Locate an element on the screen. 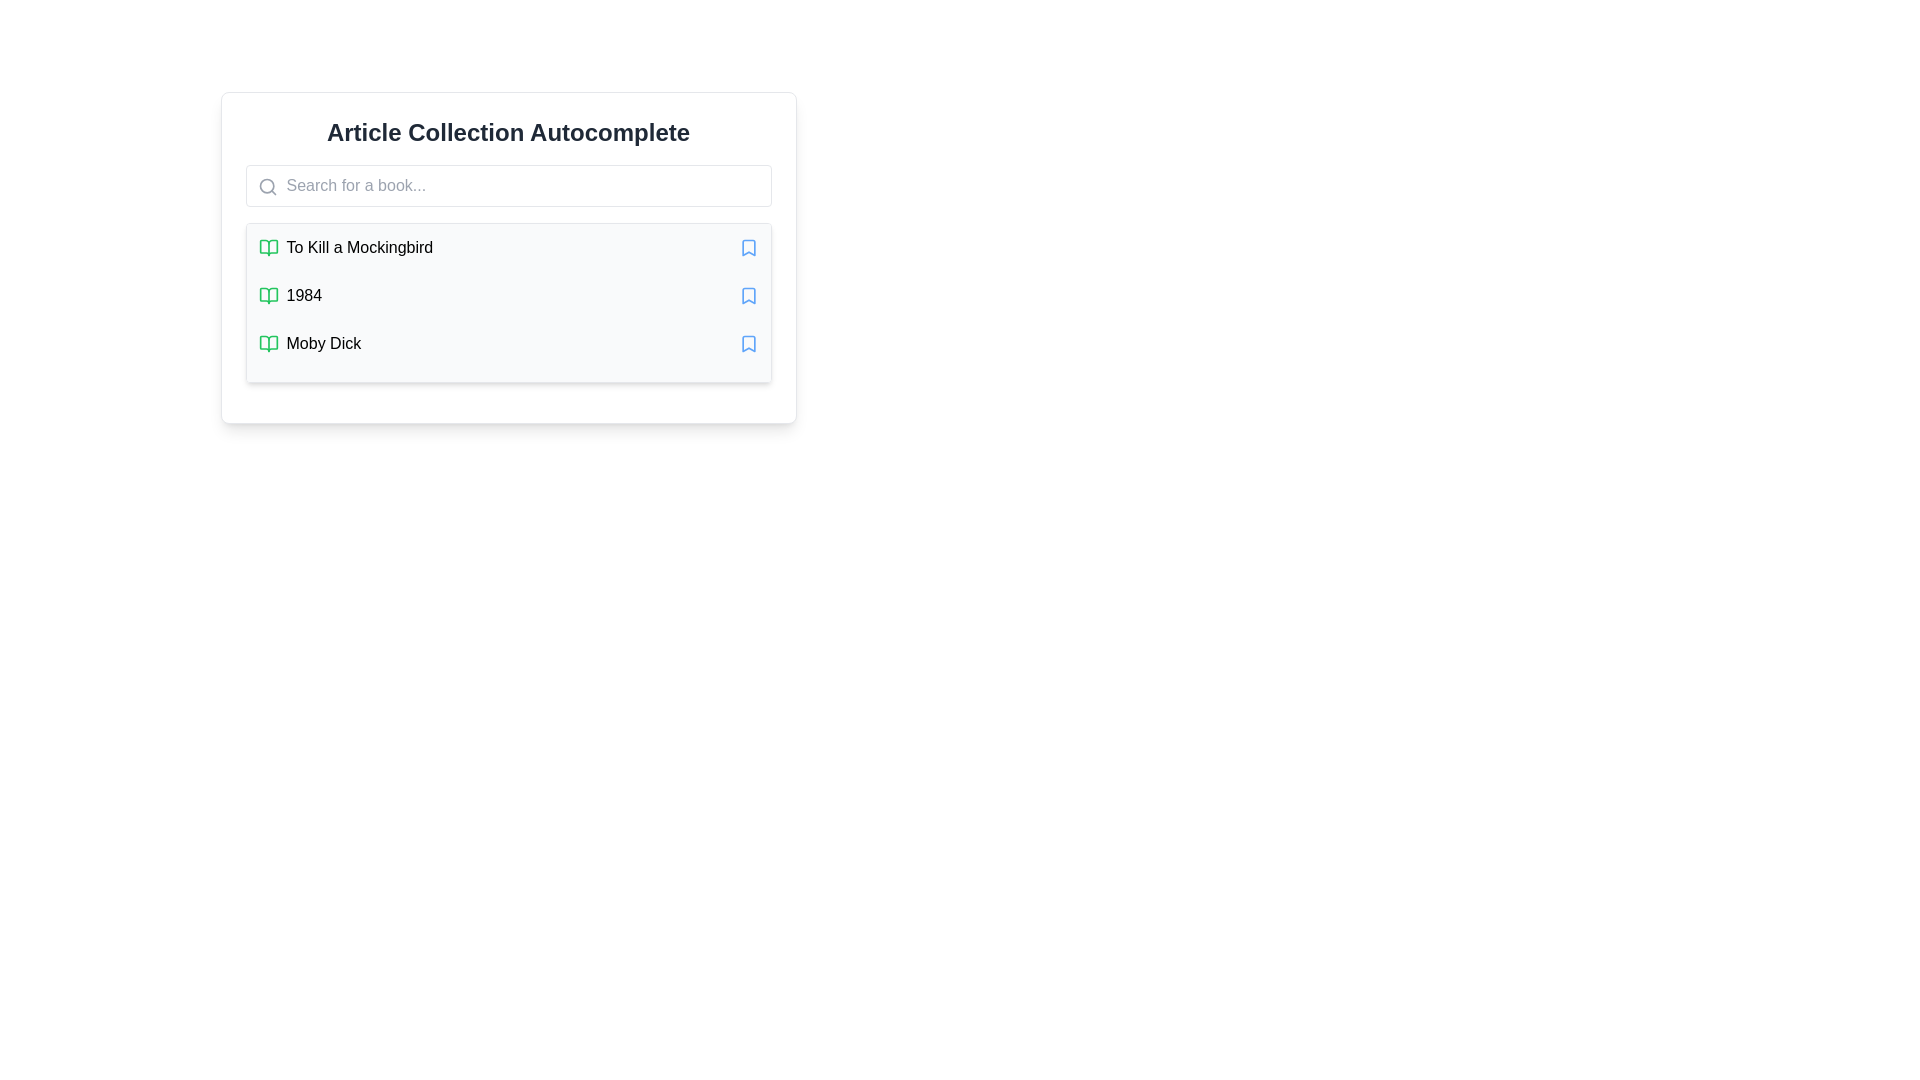 Image resolution: width=1920 pixels, height=1080 pixels. the text 'Moby Dick' in the List item with an open book icon is located at coordinates (308, 342).